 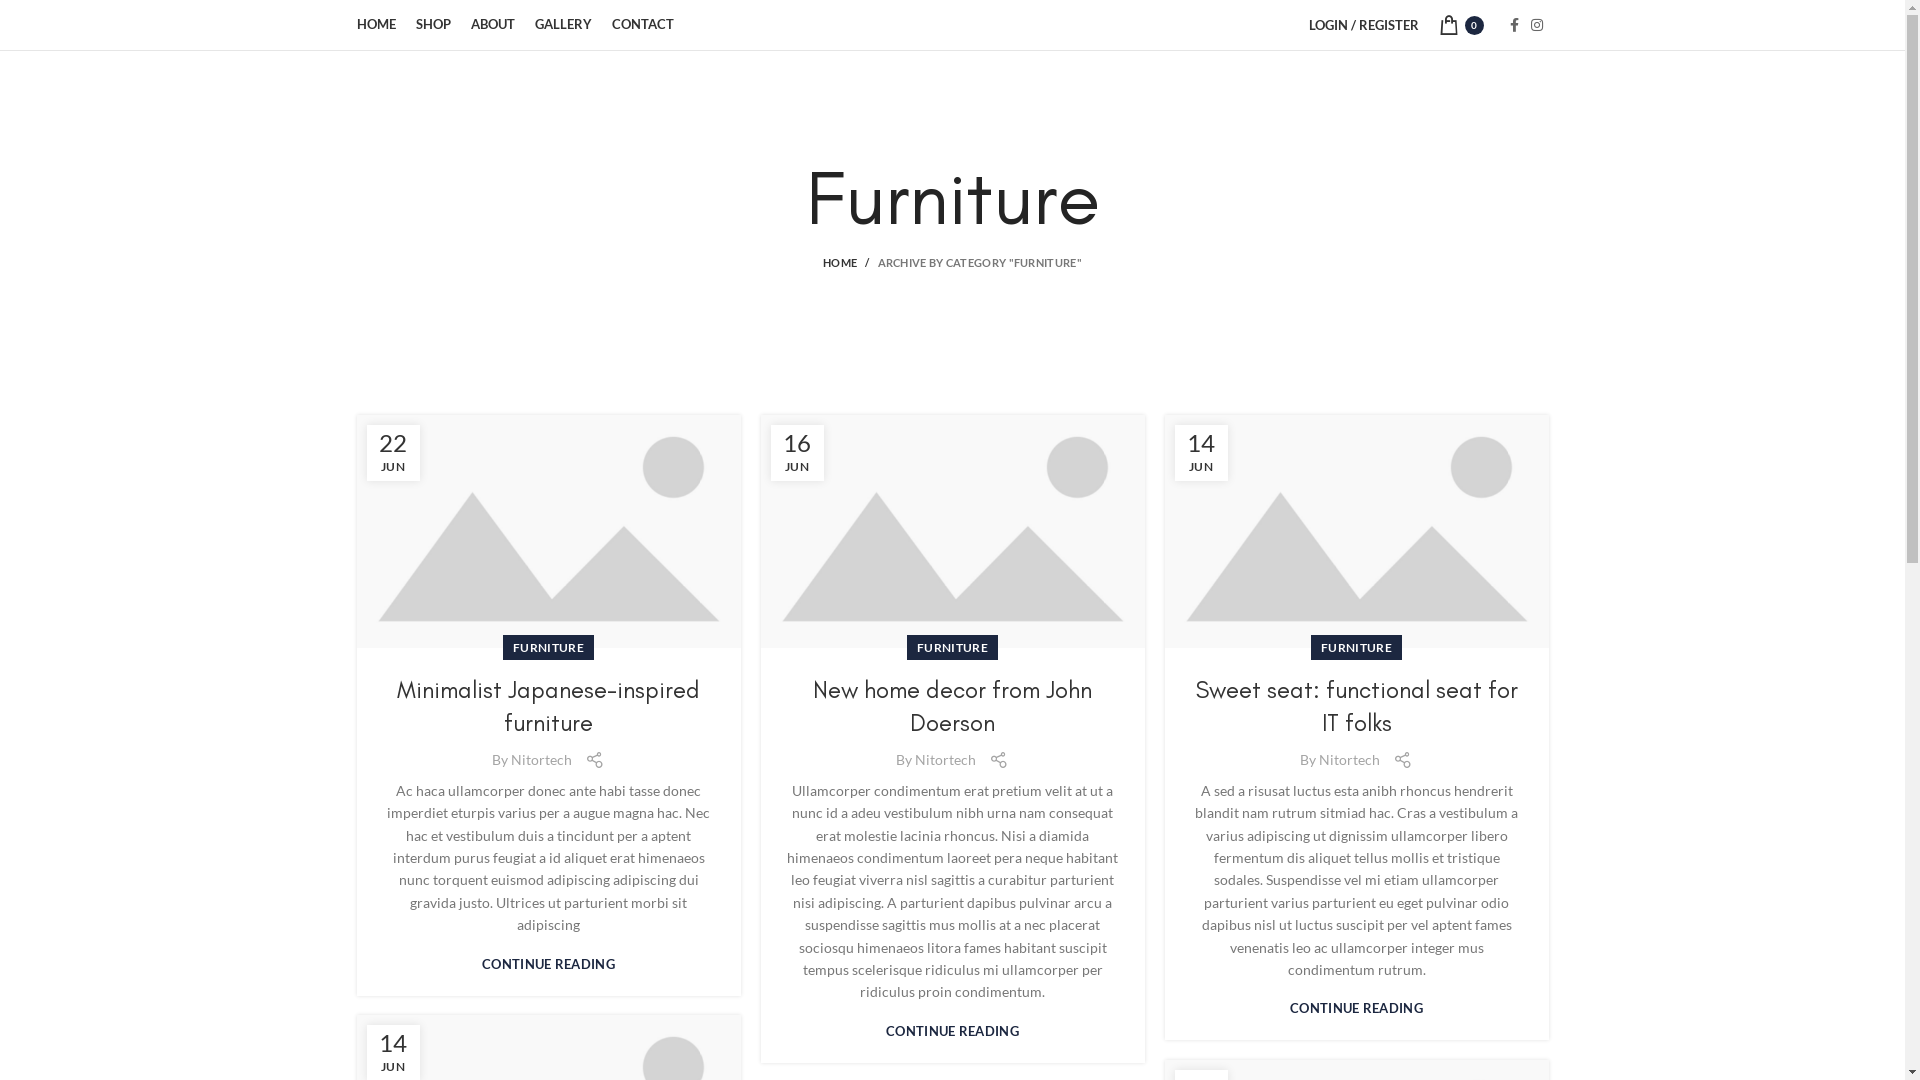 What do you see at coordinates (1427, 24) in the screenshot?
I see `'0'` at bounding box center [1427, 24].